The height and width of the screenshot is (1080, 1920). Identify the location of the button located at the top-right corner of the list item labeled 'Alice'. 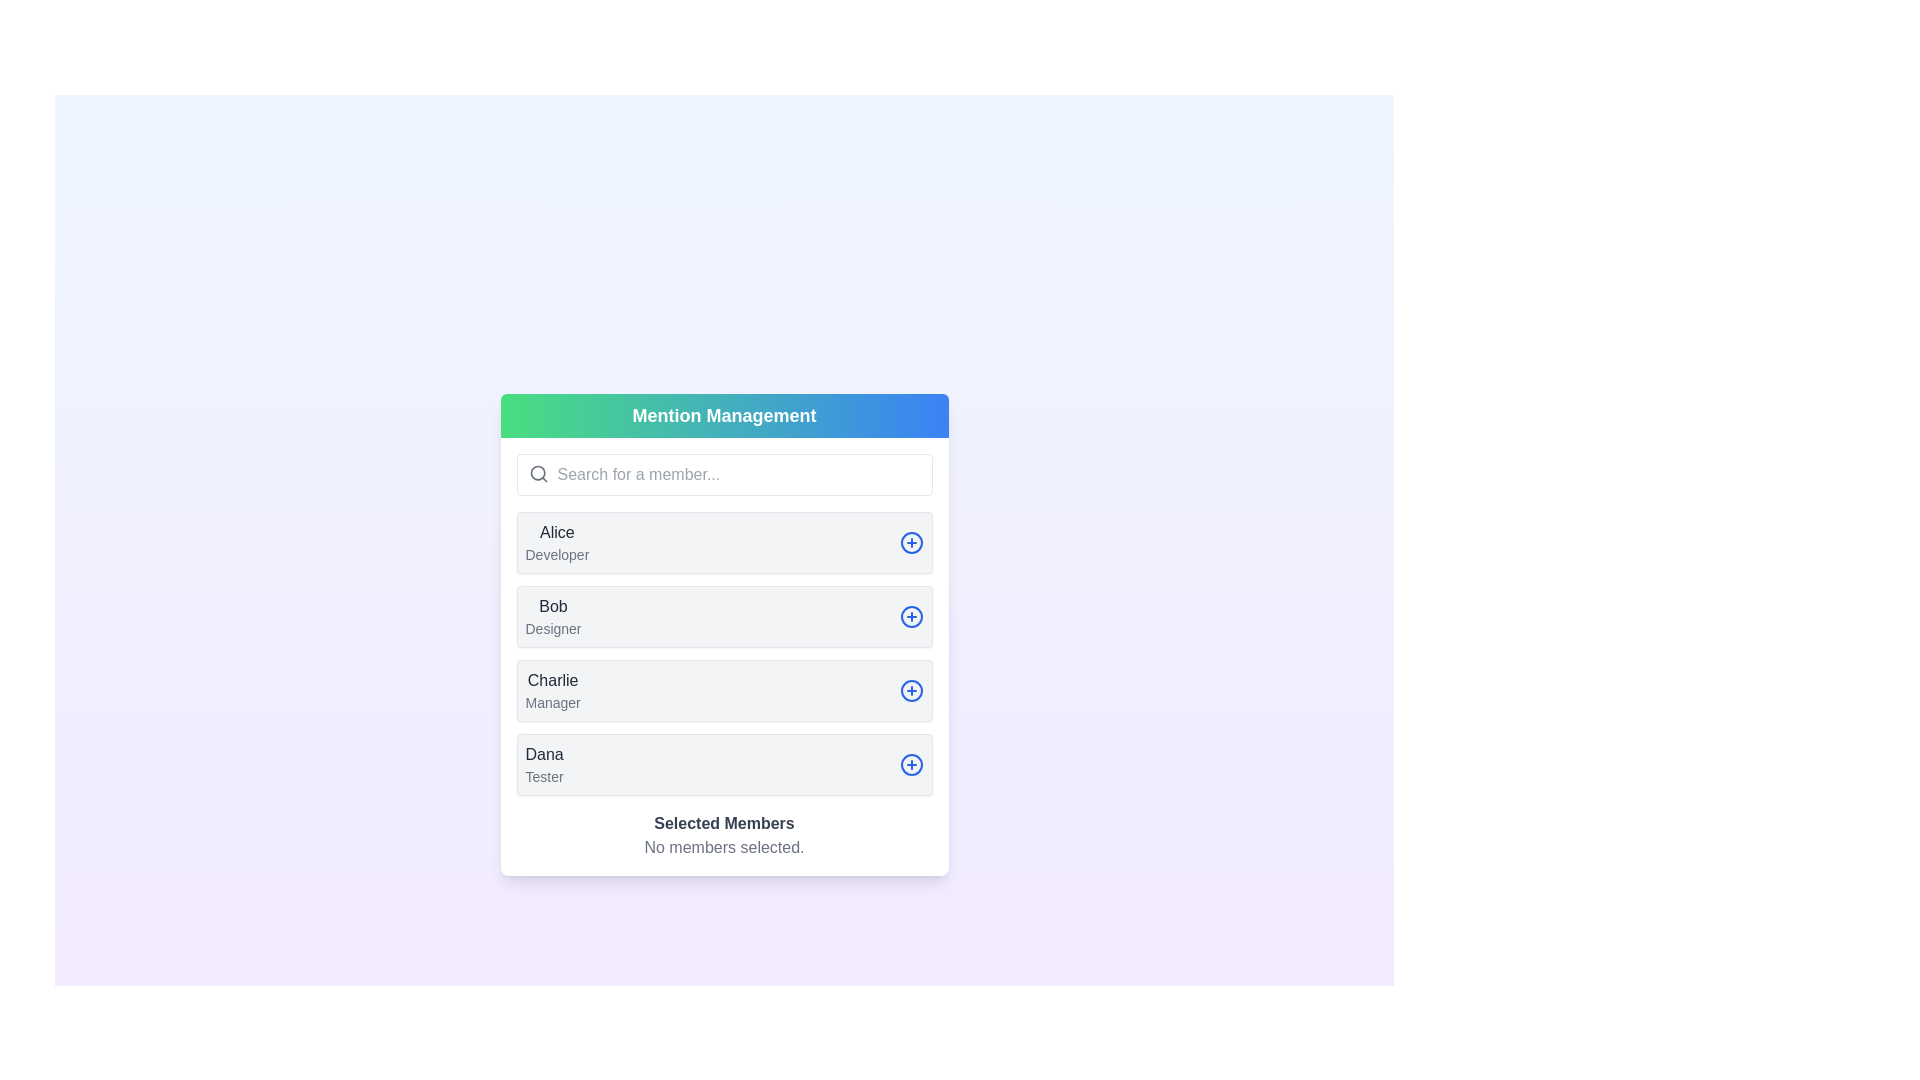
(910, 543).